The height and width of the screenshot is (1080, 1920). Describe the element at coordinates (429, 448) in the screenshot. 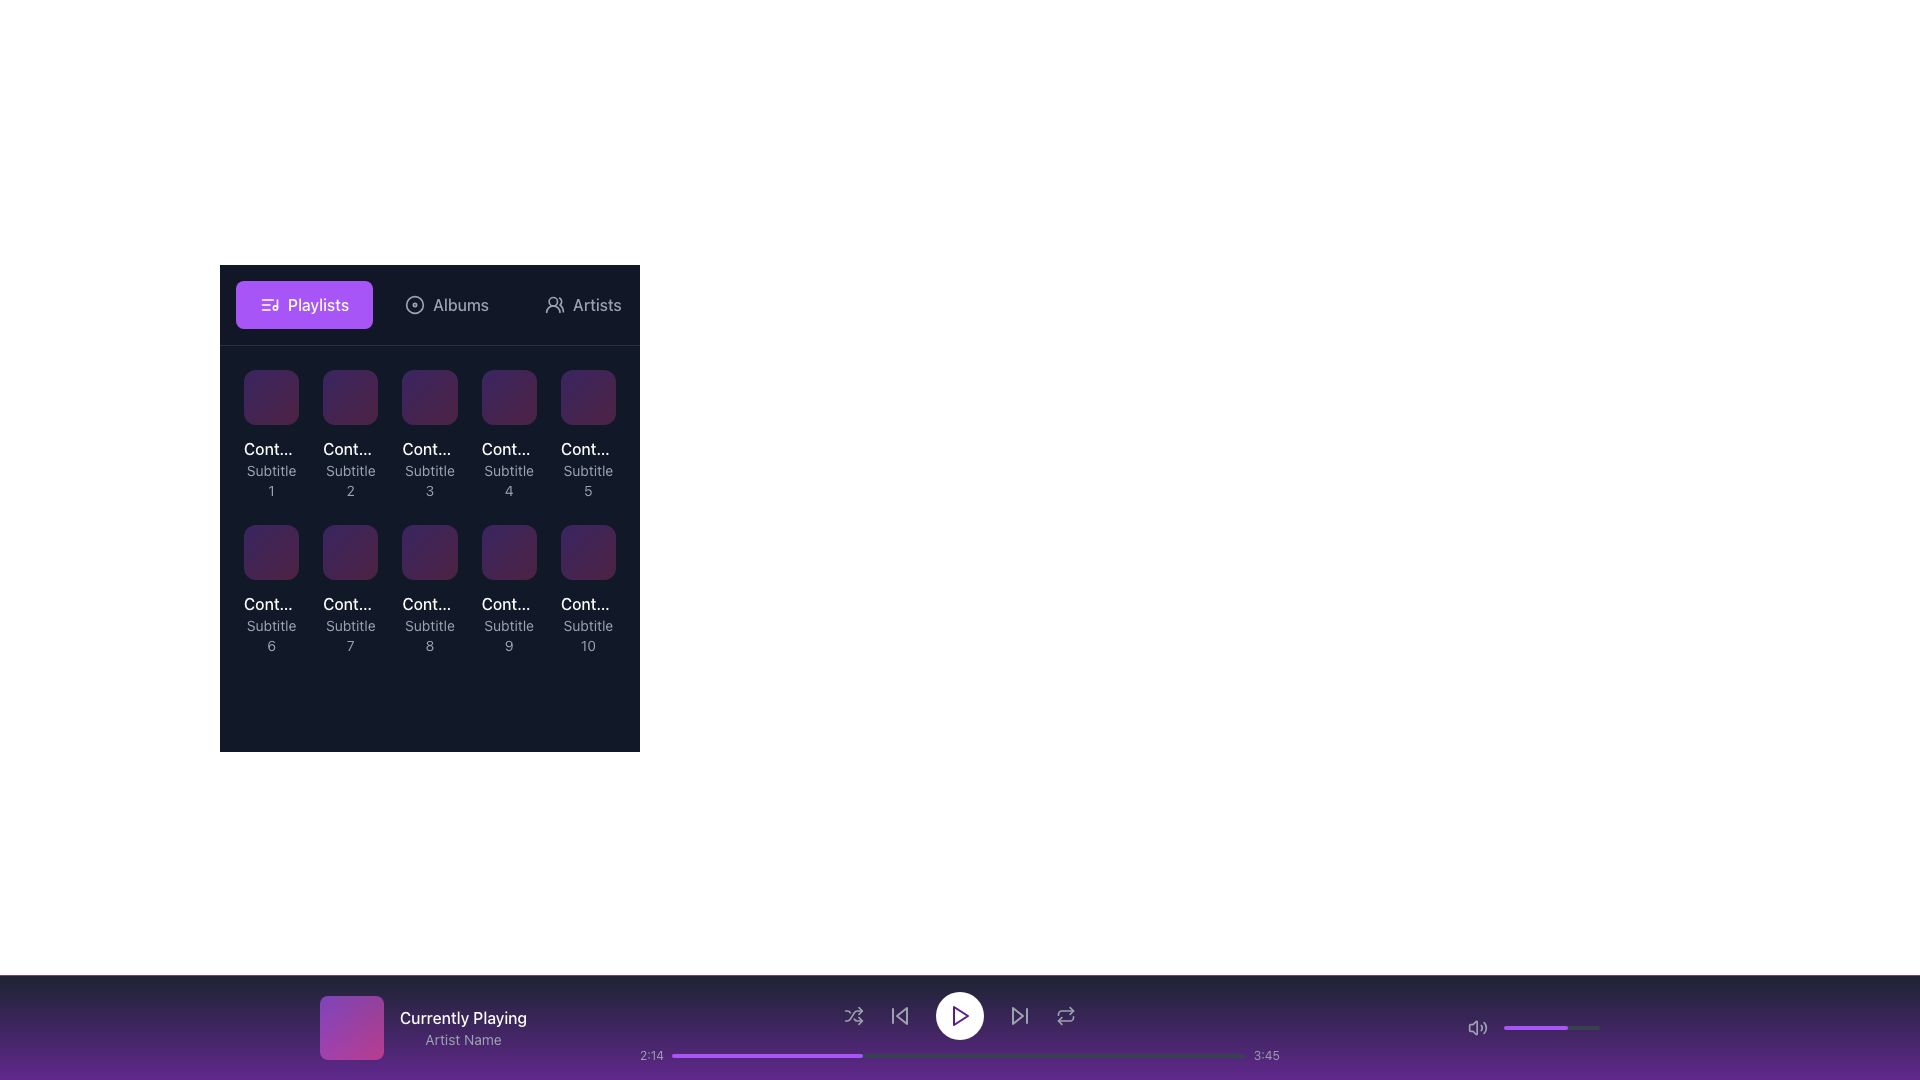

I see `the title text element that displays the name or identifier of the corresponding playlist or item, located in the third column of the topmost row in a grid layout` at that location.